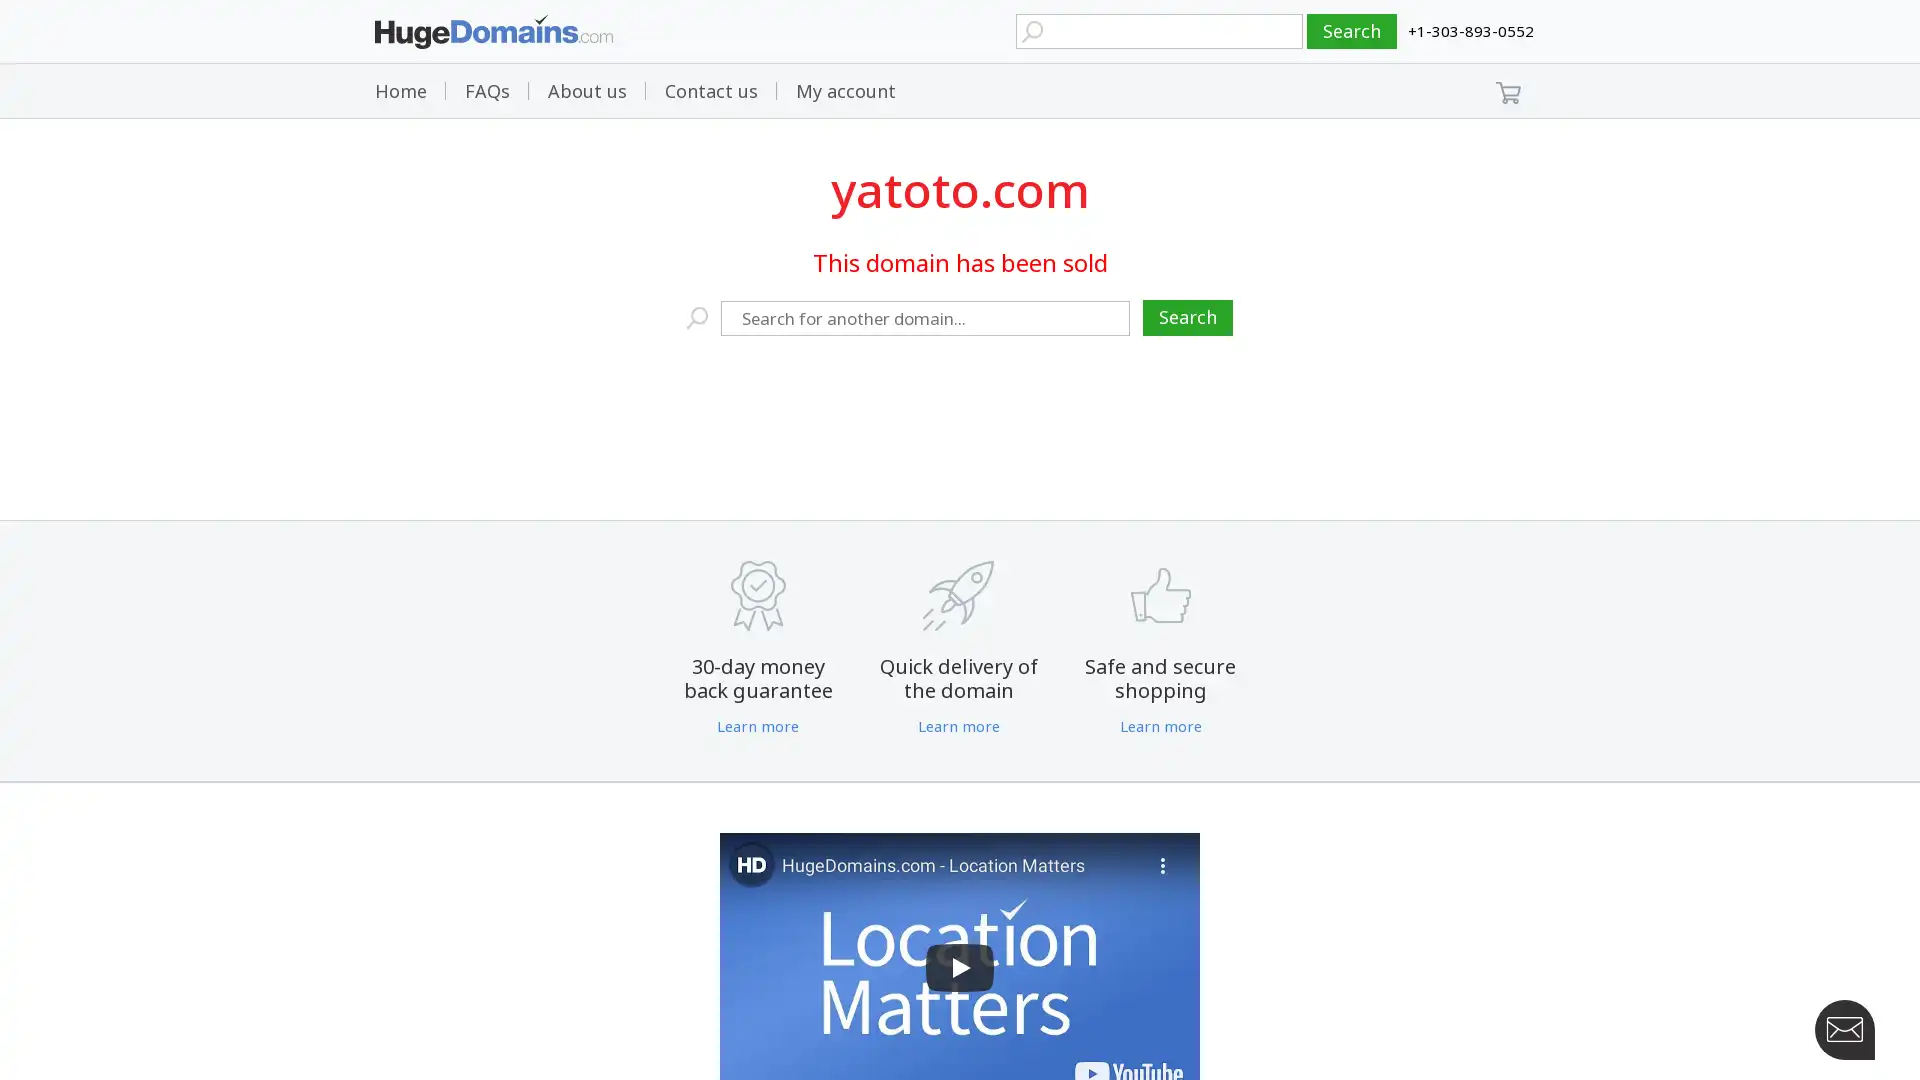 This screenshot has height=1080, width=1920. Describe the element at coordinates (1352, 31) in the screenshot. I see `Search` at that location.